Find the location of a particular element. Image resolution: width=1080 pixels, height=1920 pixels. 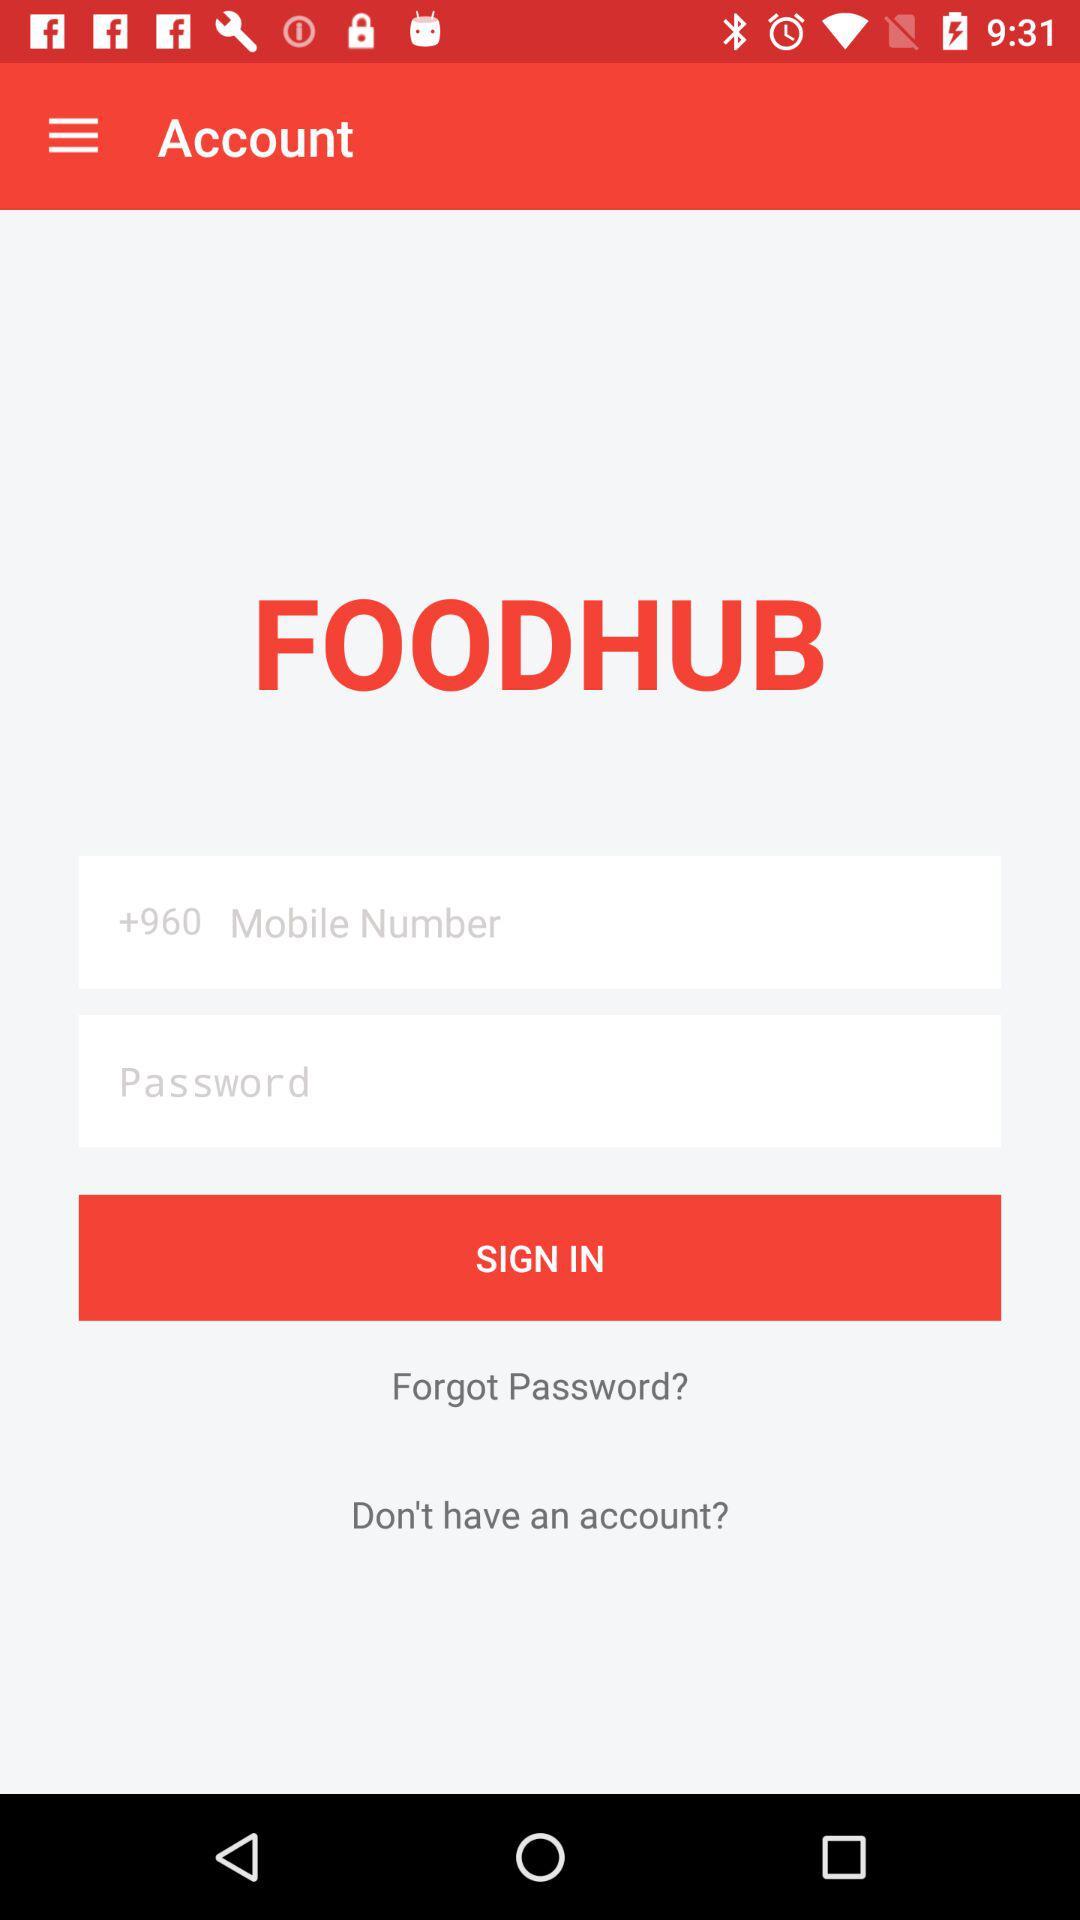

the icon next to the +960 icon is located at coordinates (607, 921).